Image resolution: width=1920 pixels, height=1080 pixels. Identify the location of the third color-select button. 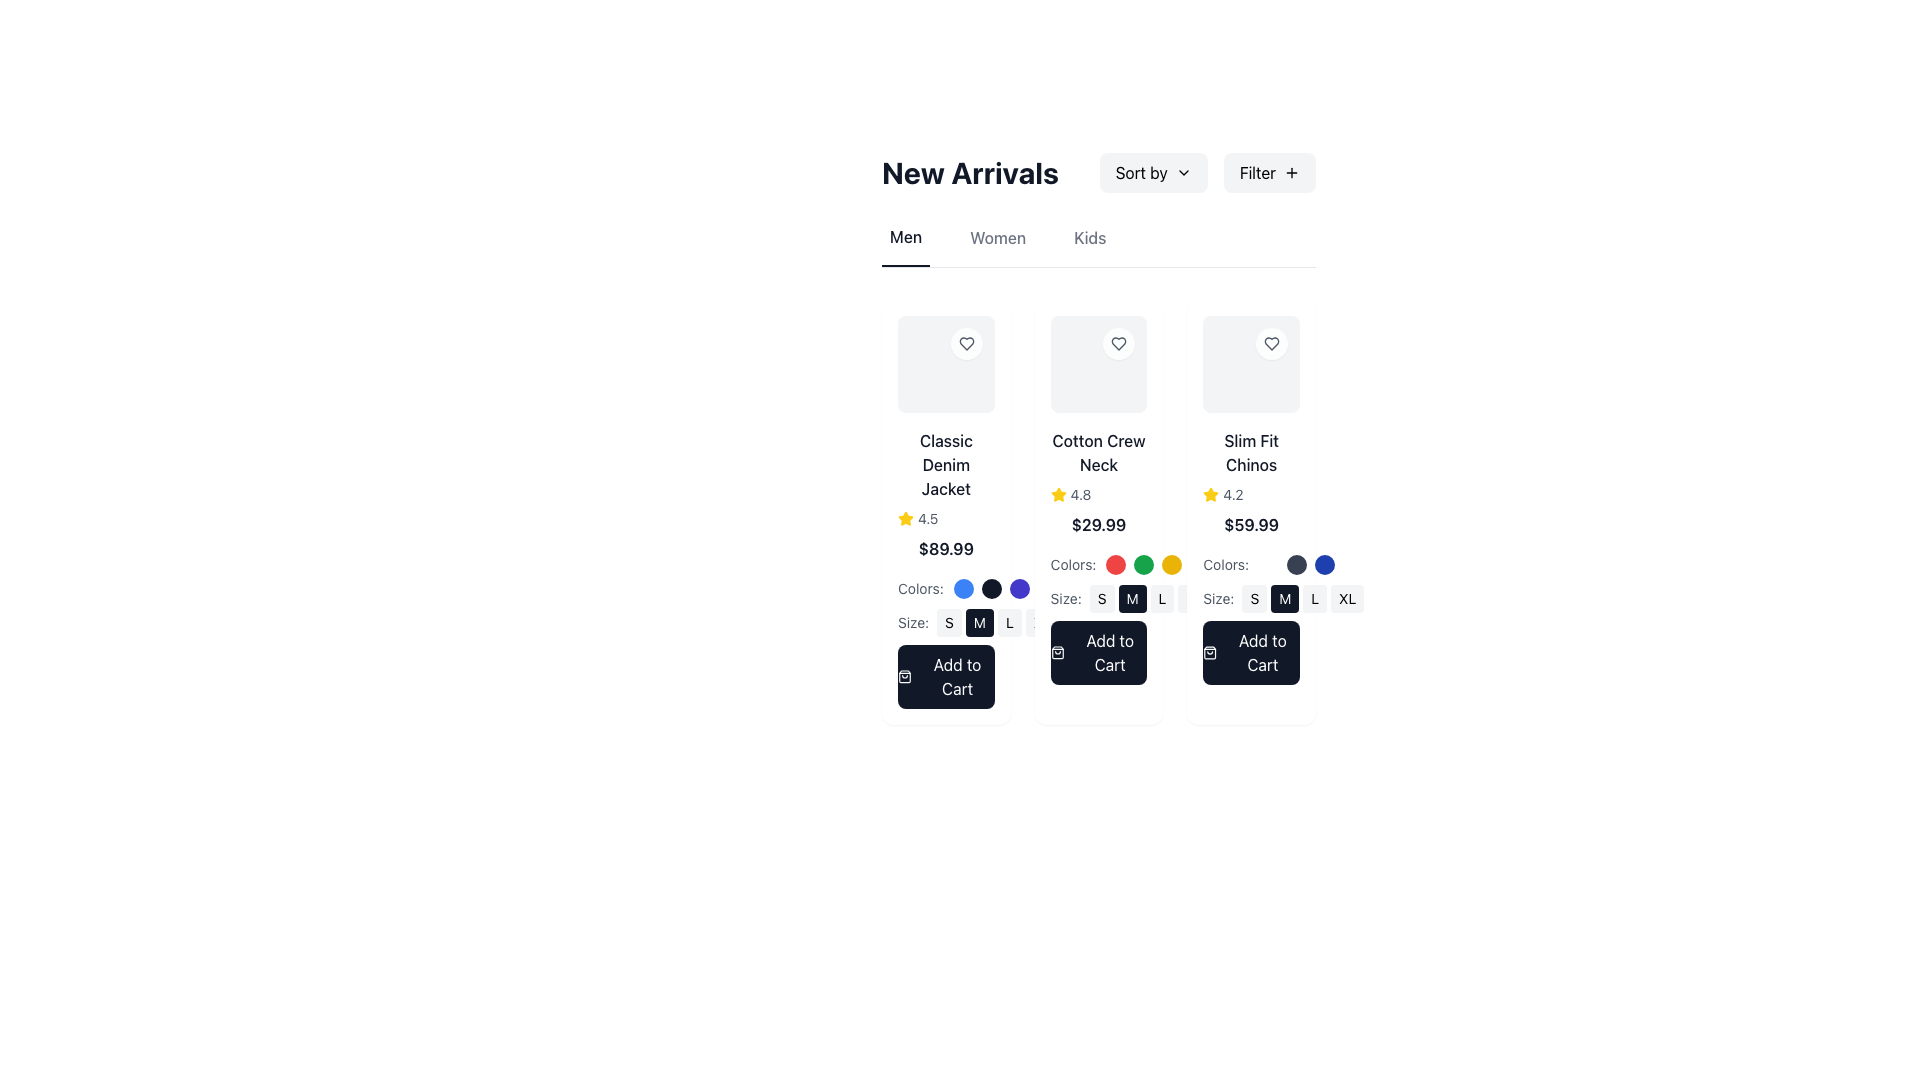
(1324, 564).